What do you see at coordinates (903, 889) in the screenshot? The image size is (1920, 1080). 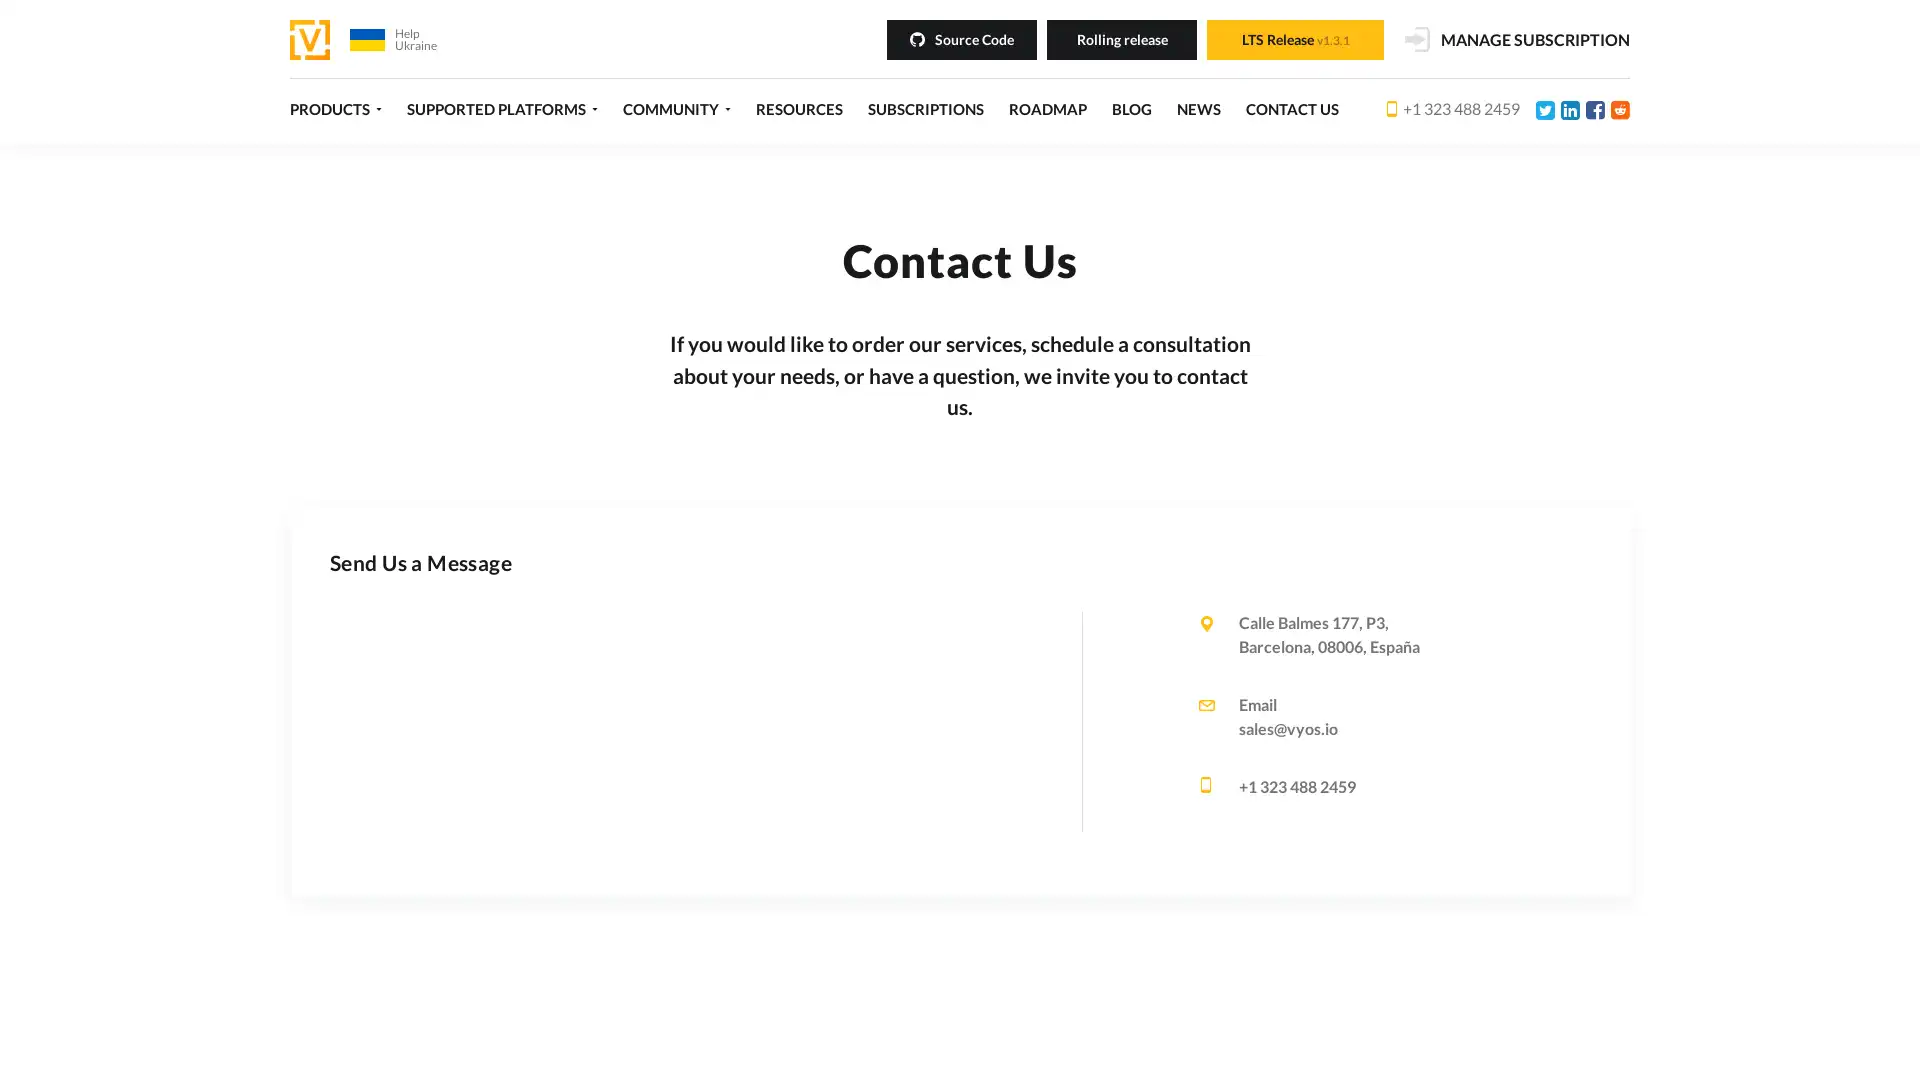 I see `Send` at bounding box center [903, 889].